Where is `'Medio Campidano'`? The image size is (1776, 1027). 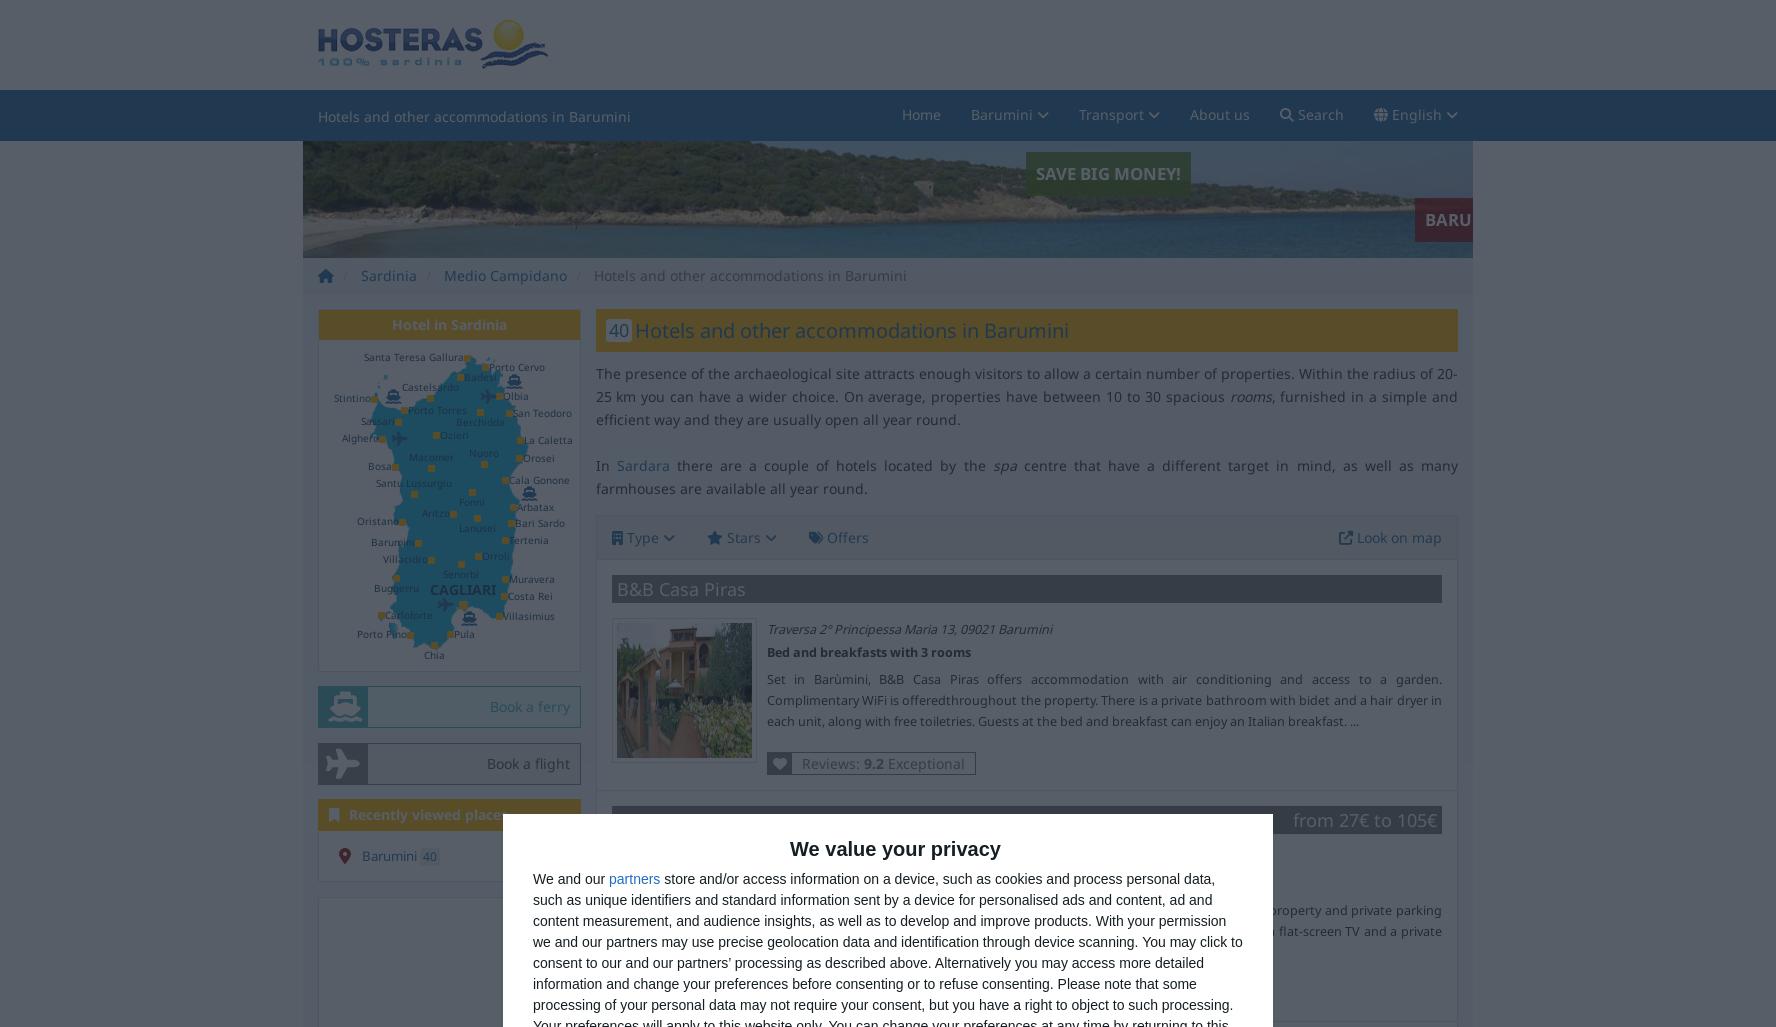 'Medio Campidano' is located at coordinates (444, 274).